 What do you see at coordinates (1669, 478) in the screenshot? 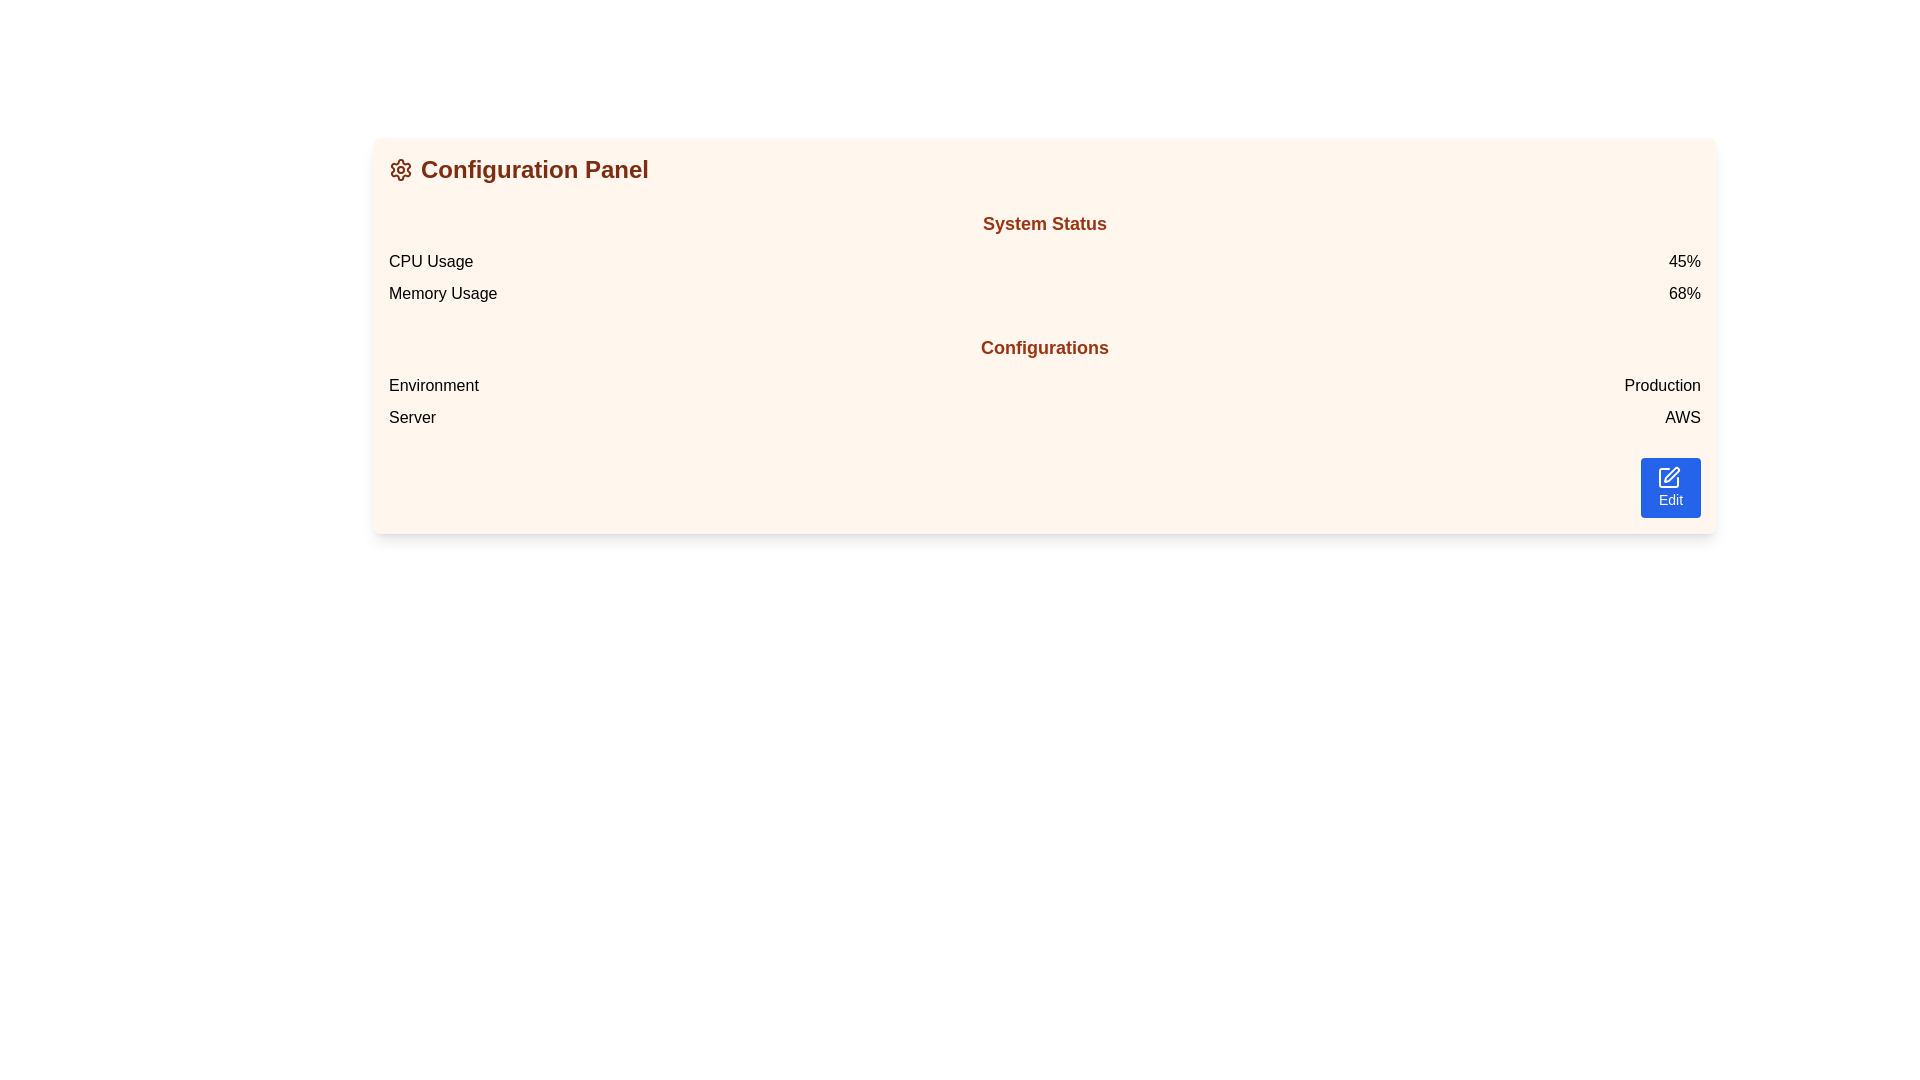
I see `the edit icon located within the blue rectangular button labeled 'Edit' at the bottom-right corner of the card section in the Configuration Panel` at bounding box center [1669, 478].